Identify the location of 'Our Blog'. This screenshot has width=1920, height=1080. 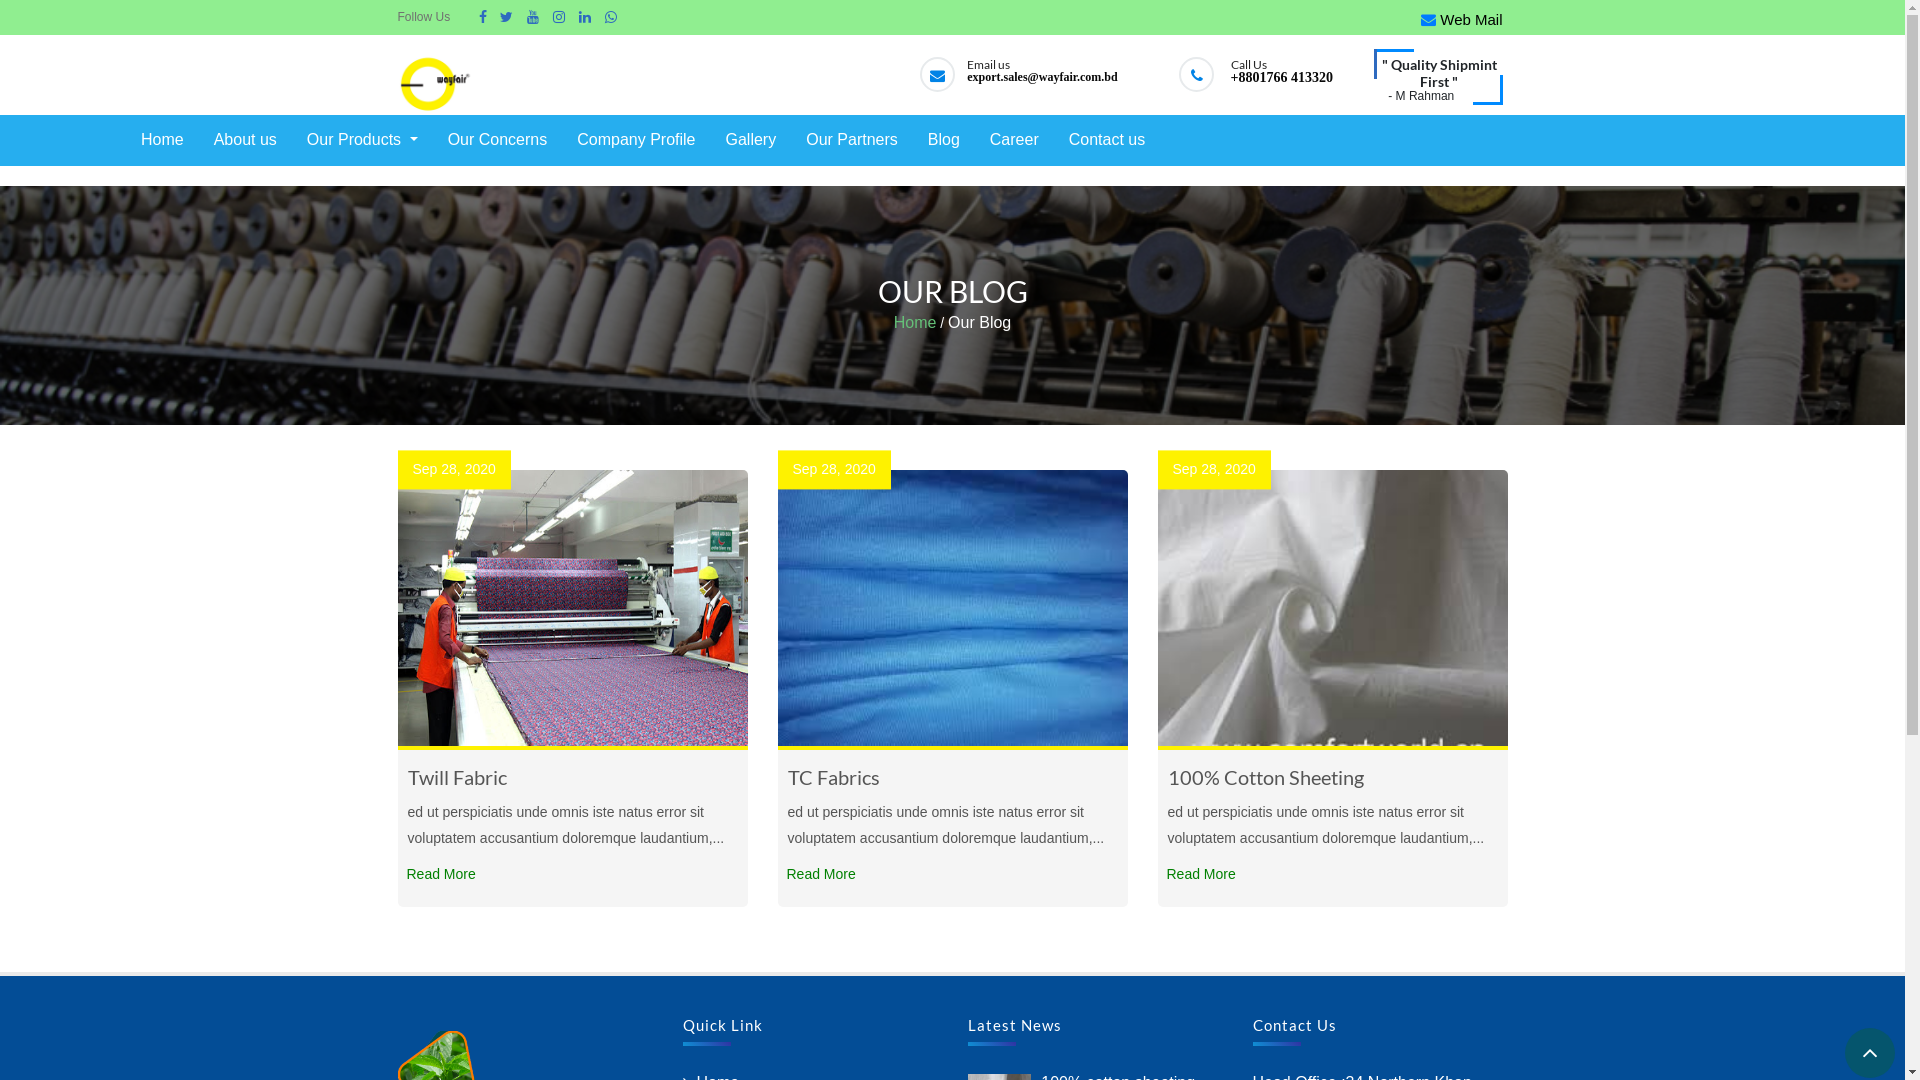
(979, 322).